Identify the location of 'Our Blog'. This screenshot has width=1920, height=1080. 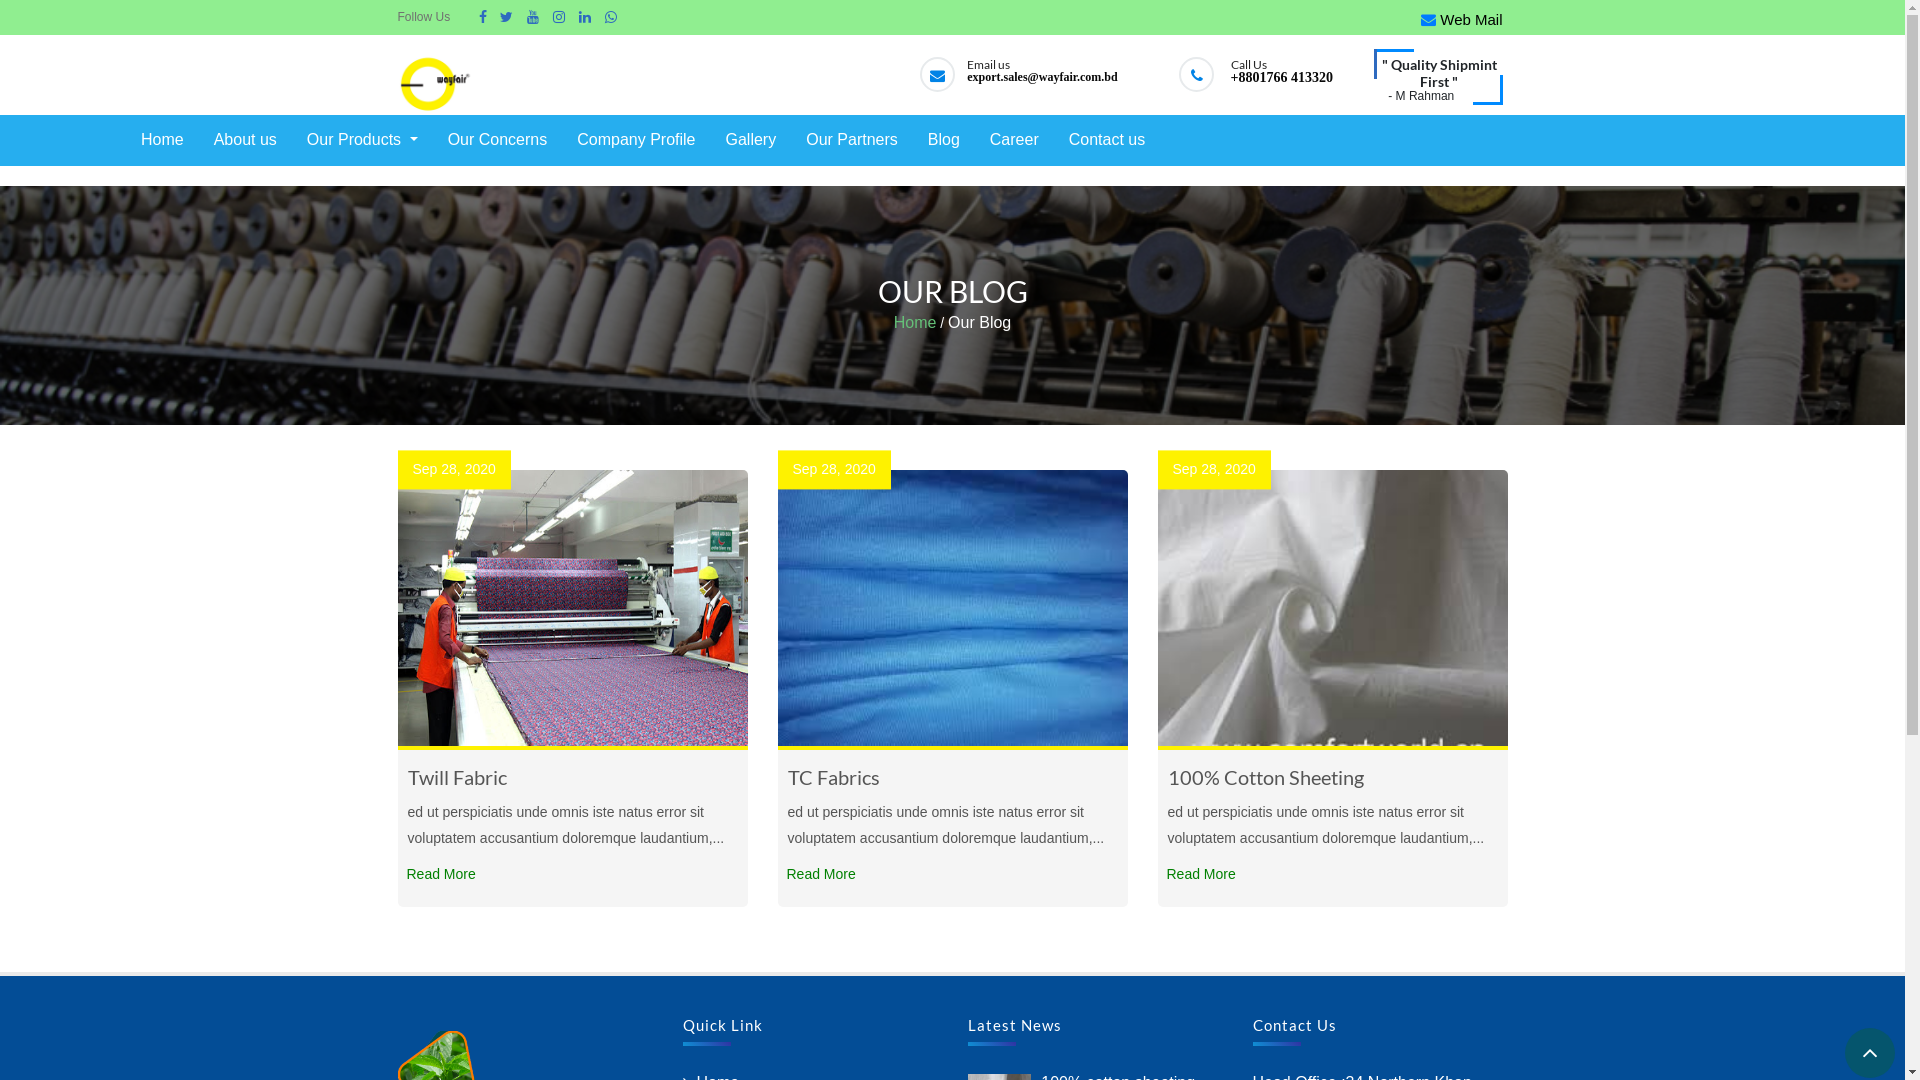
(979, 322).